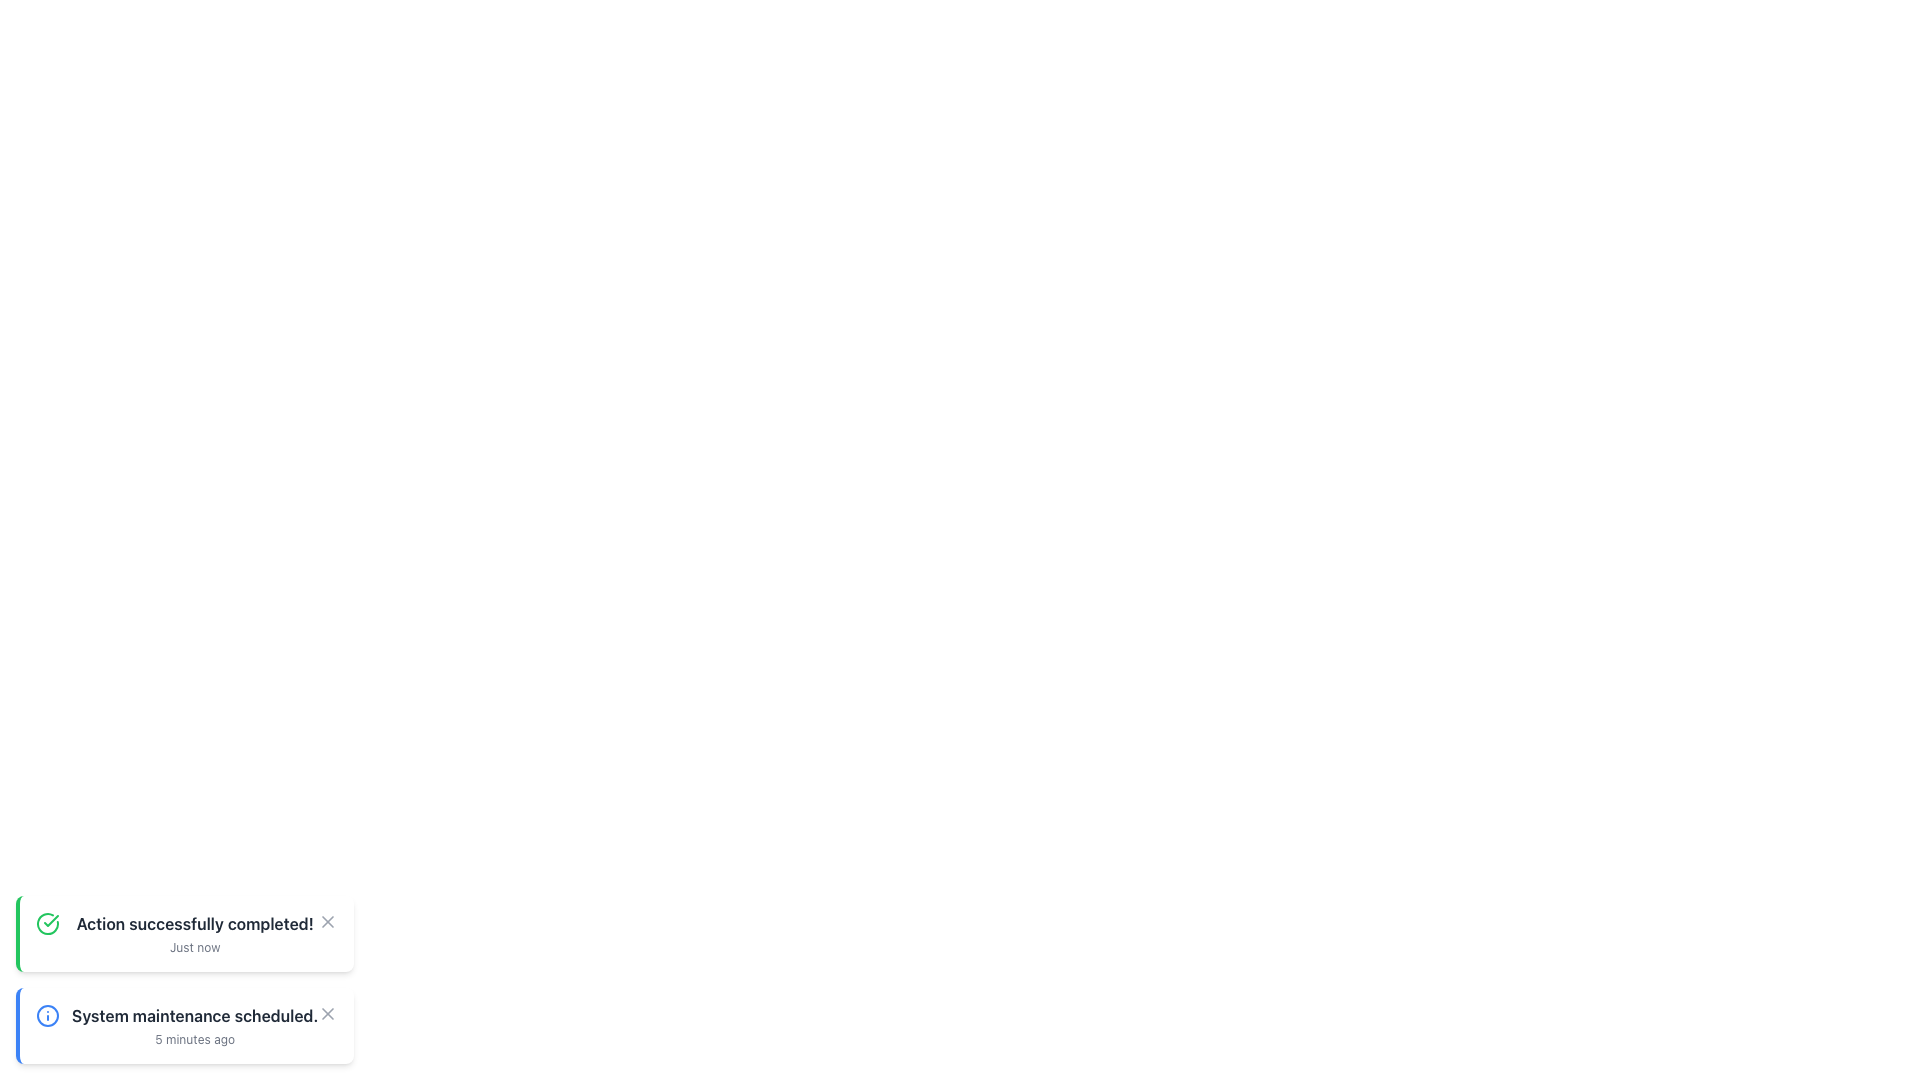  What do you see at coordinates (195, 947) in the screenshot?
I see `auxiliary timestamp text 'Just now' located below the main notification text 'Action successfully completed!' within the notification box` at bounding box center [195, 947].